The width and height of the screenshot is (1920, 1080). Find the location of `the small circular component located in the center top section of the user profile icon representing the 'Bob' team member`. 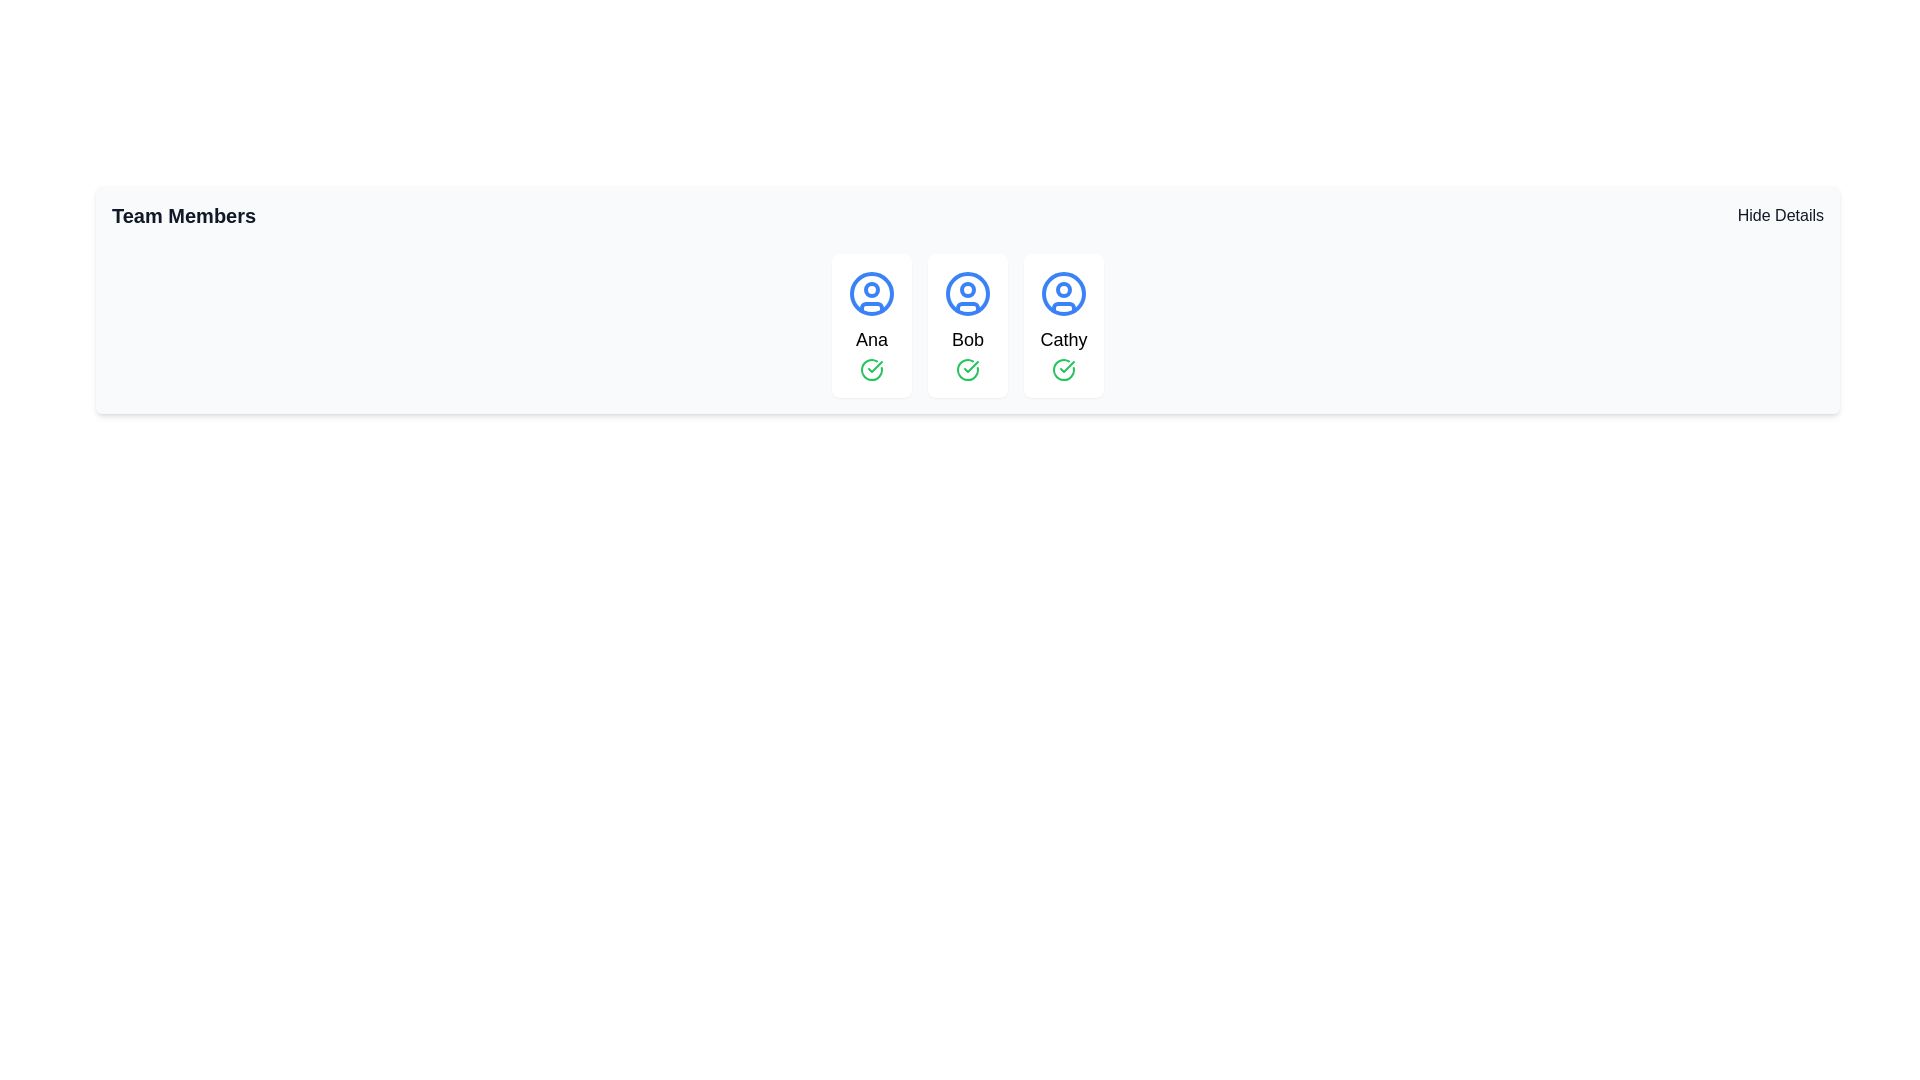

the small circular component located in the center top section of the user profile icon representing the 'Bob' team member is located at coordinates (968, 289).